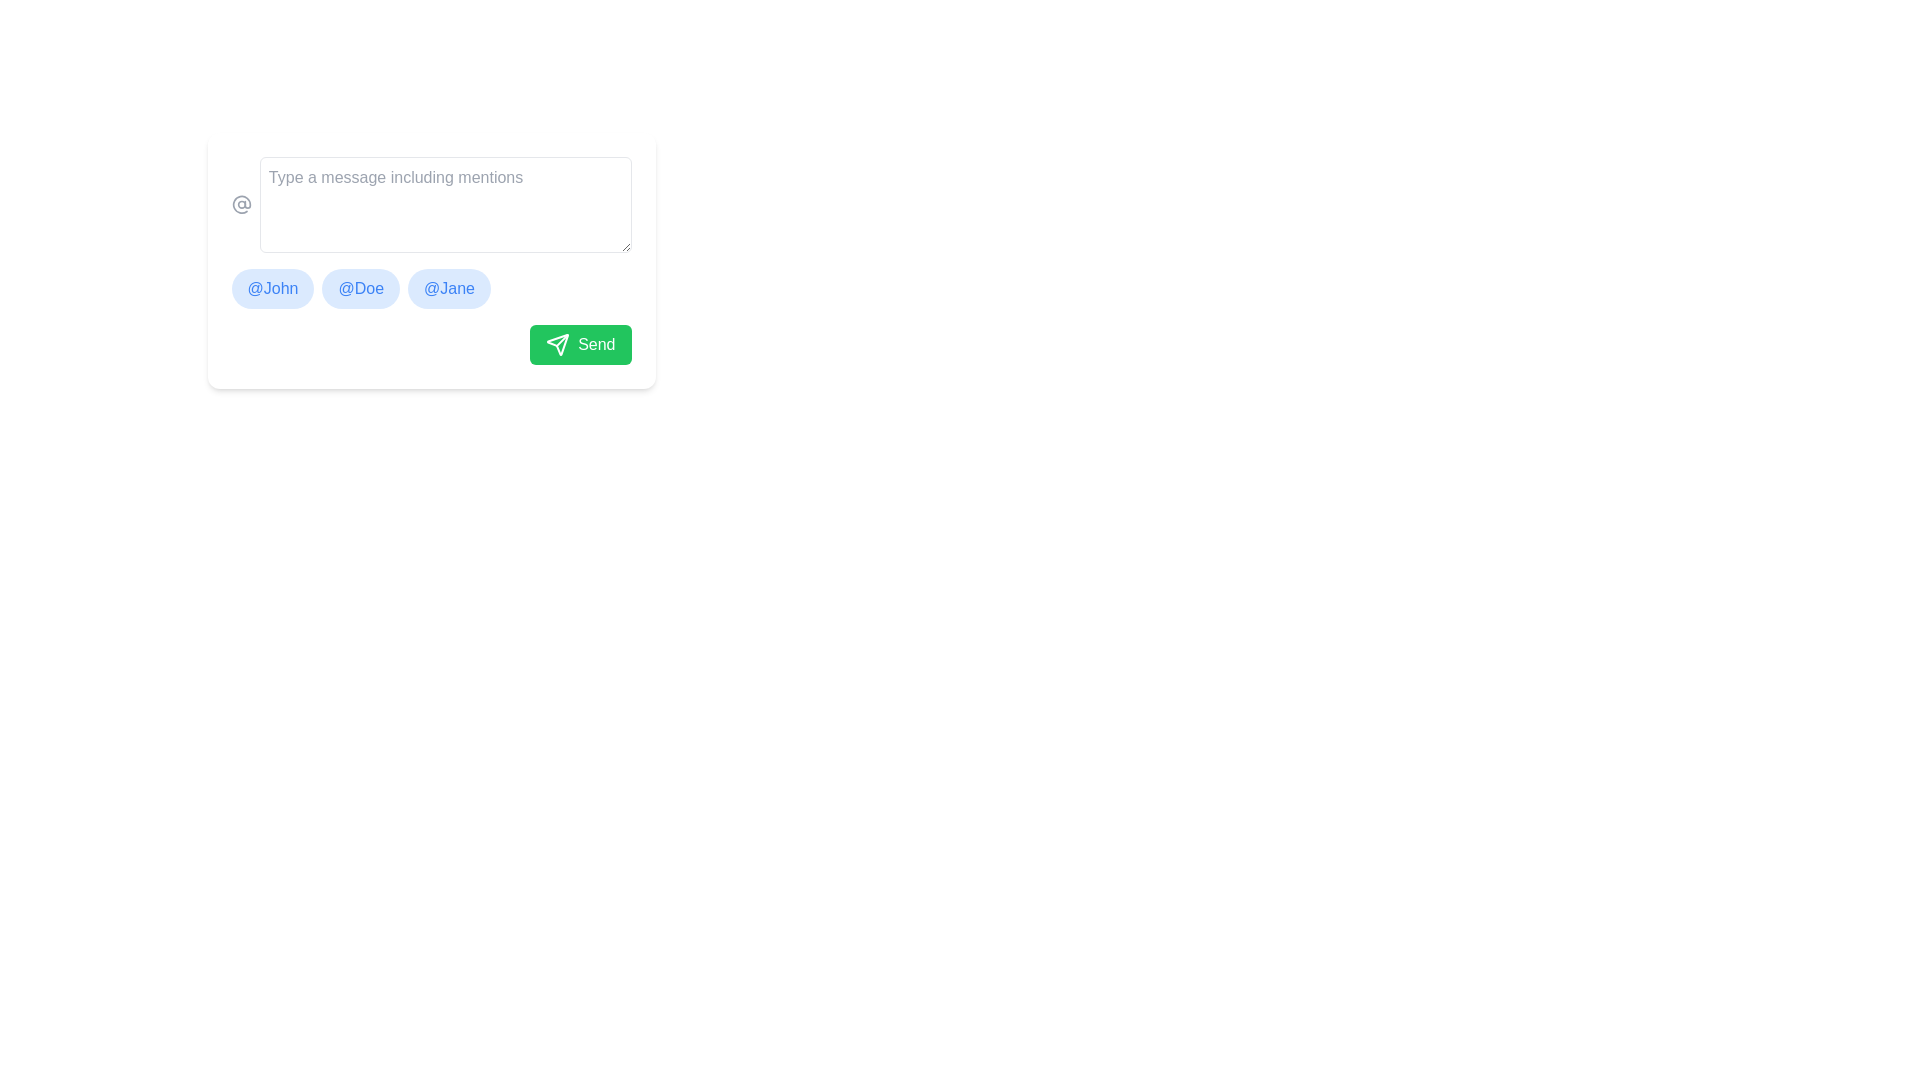 This screenshot has width=1920, height=1080. What do you see at coordinates (361, 289) in the screenshot?
I see `the interactive mention button for 'Doe', located between '@John' and '@Jane'` at bounding box center [361, 289].